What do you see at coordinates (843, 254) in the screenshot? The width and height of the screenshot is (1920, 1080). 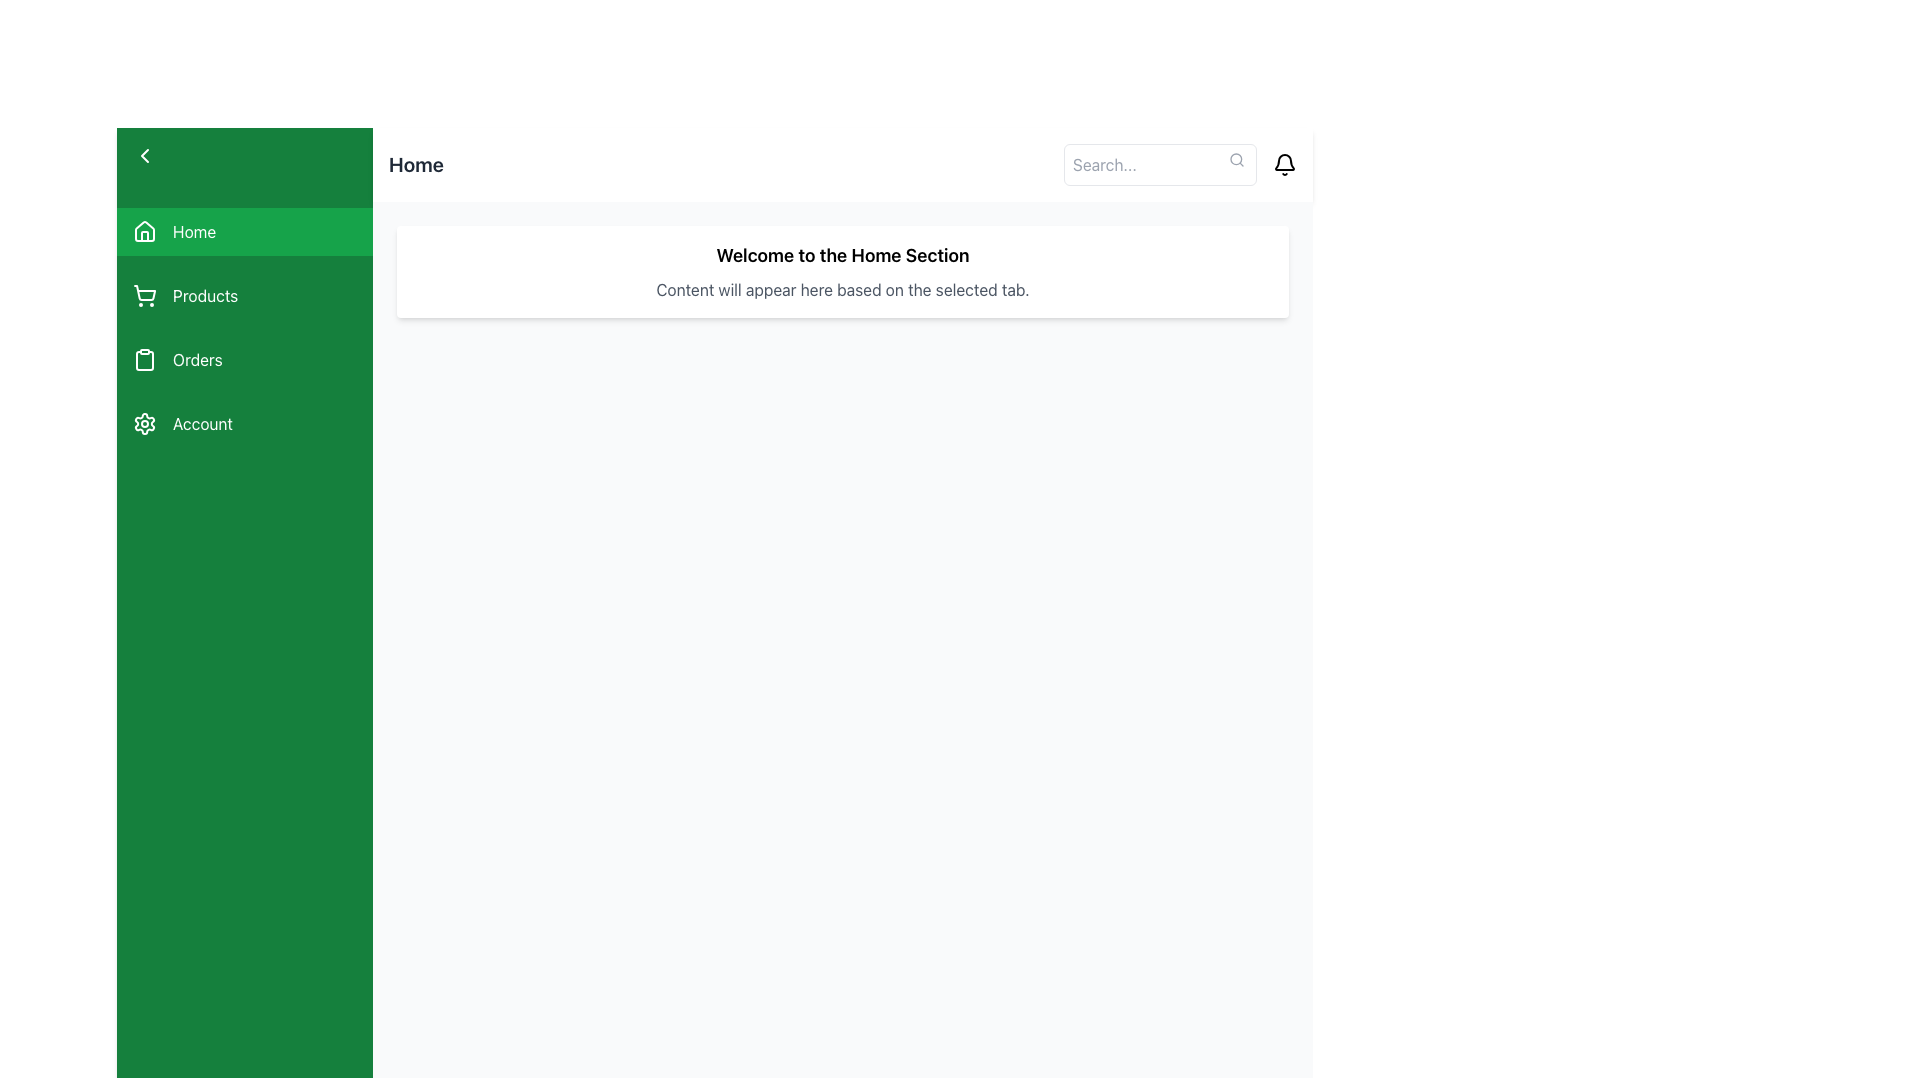 I see `the text header that reads 'Welcome to the Home Section', which is styled with a larger font size and bold weight, positioned at the top of the main content section` at bounding box center [843, 254].